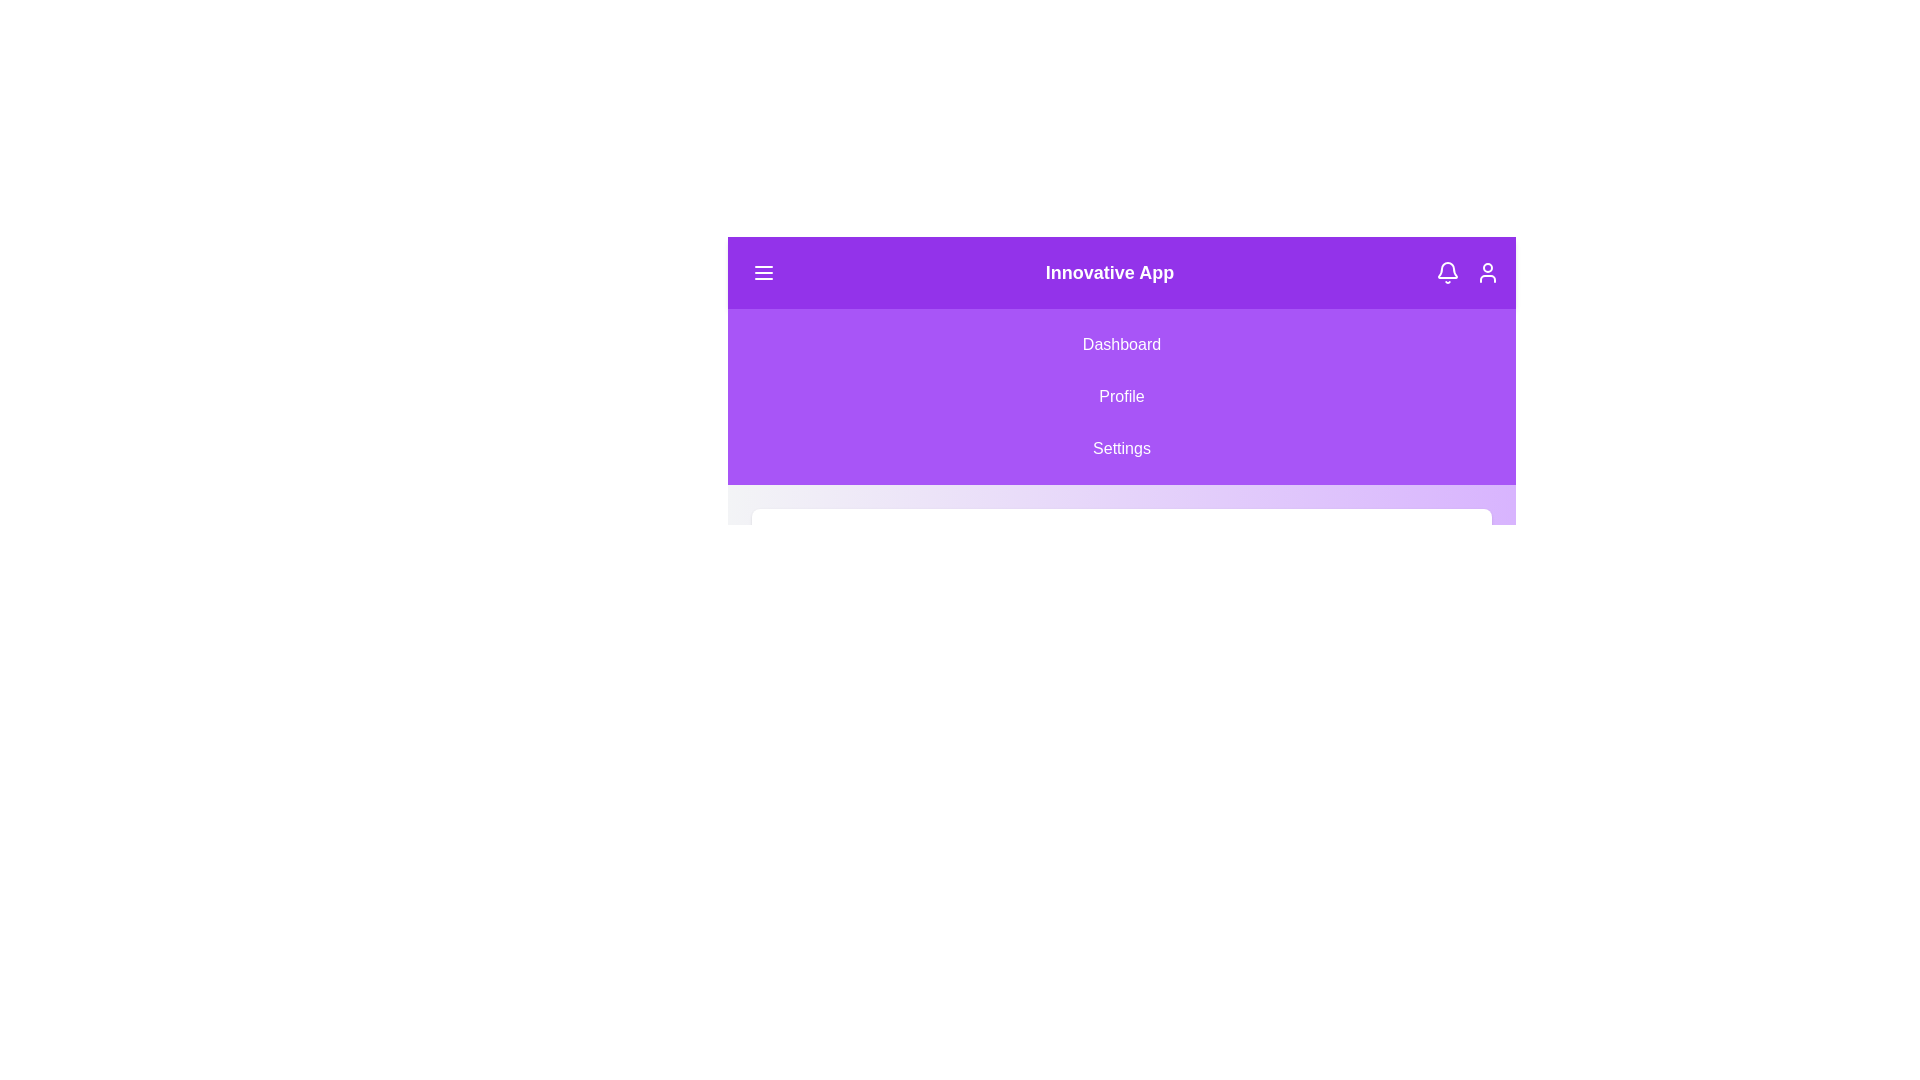 The height and width of the screenshot is (1080, 1920). What do you see at coordinates (1122, 397) in the screenshot?
I see `the Profile from the navigation menu` at bounding box center [1122, 397].